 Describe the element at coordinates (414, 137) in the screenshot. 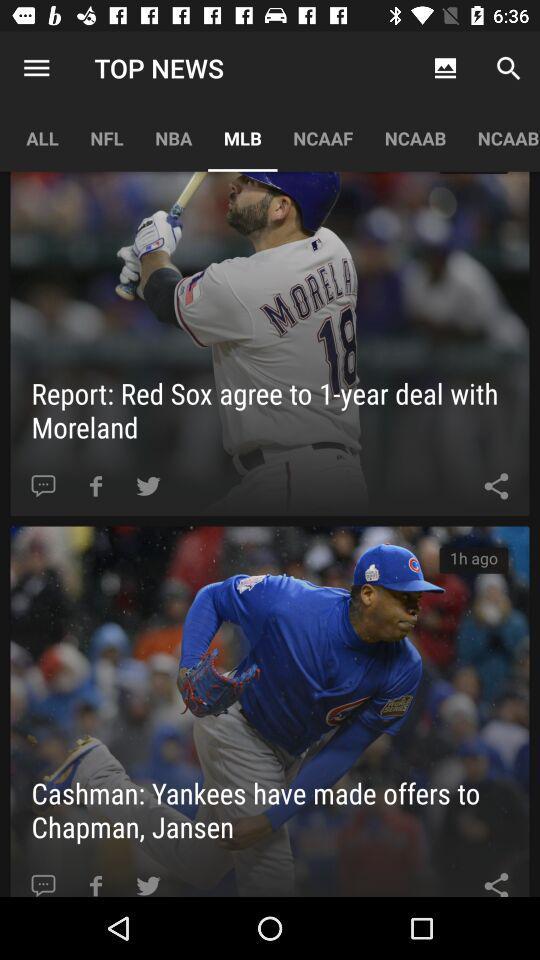

I see `the icon next to the ncaabbl icon` at that location.